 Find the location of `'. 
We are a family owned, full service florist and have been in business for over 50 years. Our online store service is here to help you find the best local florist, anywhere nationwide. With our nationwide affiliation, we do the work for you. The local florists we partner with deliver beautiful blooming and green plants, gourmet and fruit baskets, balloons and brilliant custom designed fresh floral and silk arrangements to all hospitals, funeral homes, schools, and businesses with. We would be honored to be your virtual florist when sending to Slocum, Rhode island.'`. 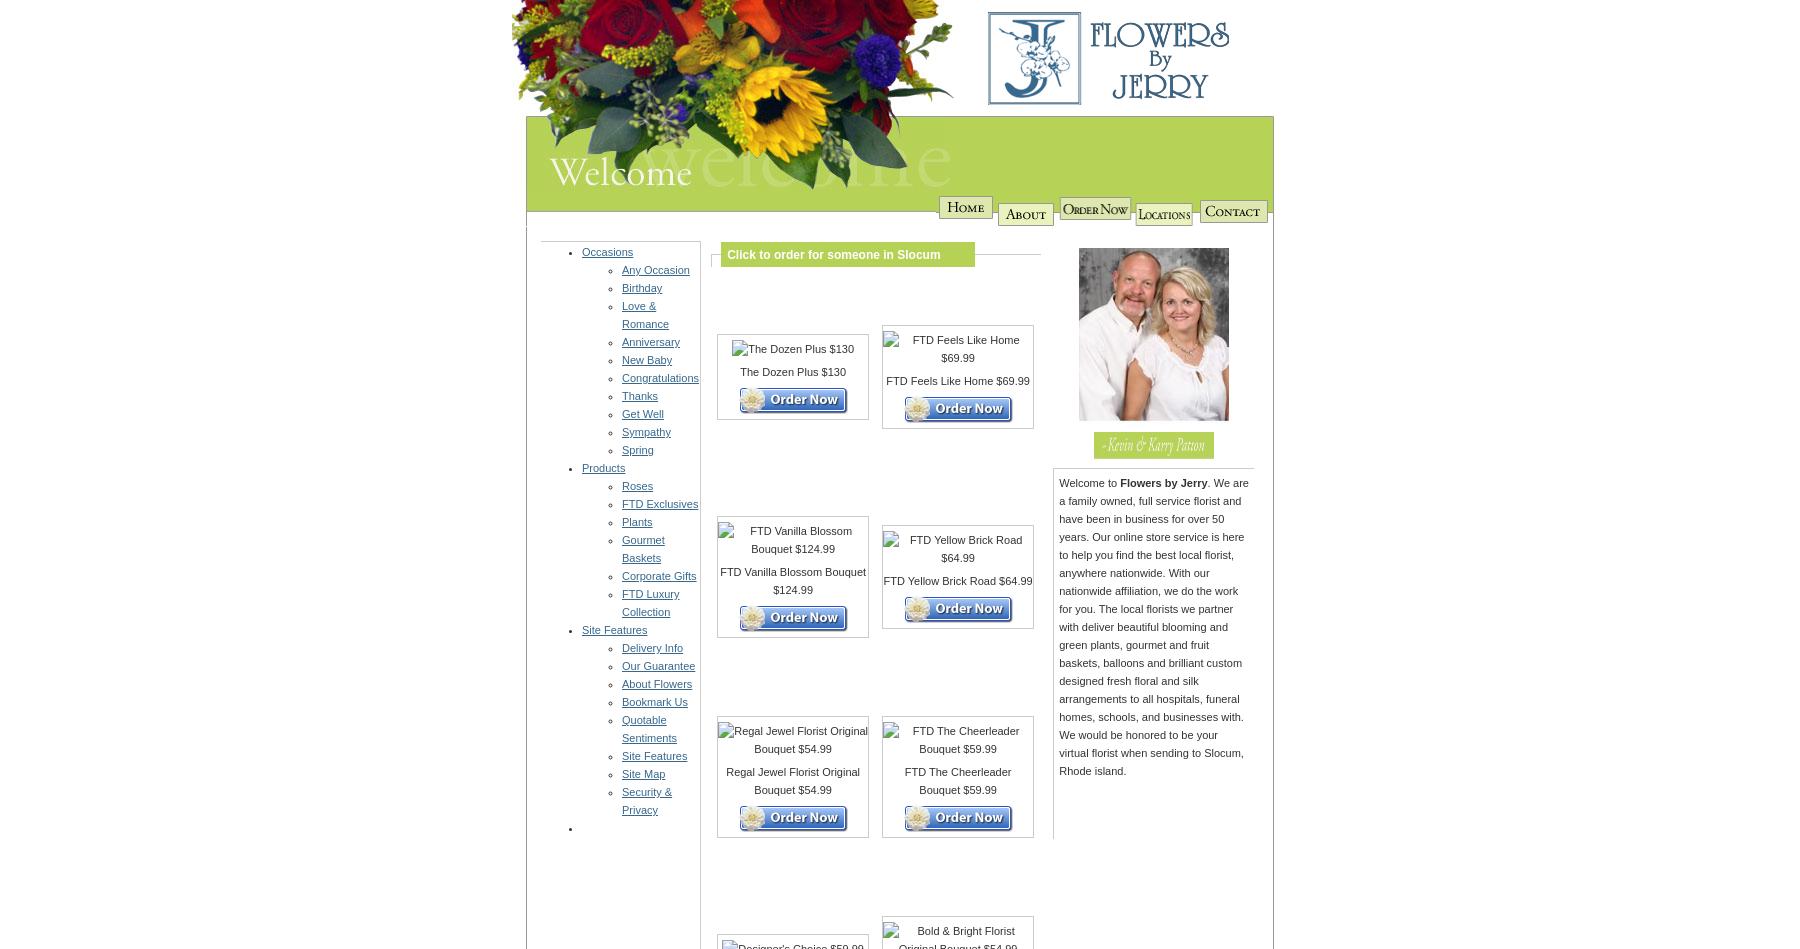

'. 
We are a family owned, full service florist and have been in business for over 50 years. Our online store service is here to help you find the best local florist, anywhere nationwide. With our nationwide affiliation, we do the work for you. The local florists we partner with deliver beautiful blooming and green plants, gourmet and fruit baskets, balloons and brilliant custom designed fresh floral and silk arrangements to all hospitals, funeral homes, schools, and businesses with. We would be honored to be your virtual florist when sending to Slocum, Rhode island.' is located at coordinates (1152, 626).